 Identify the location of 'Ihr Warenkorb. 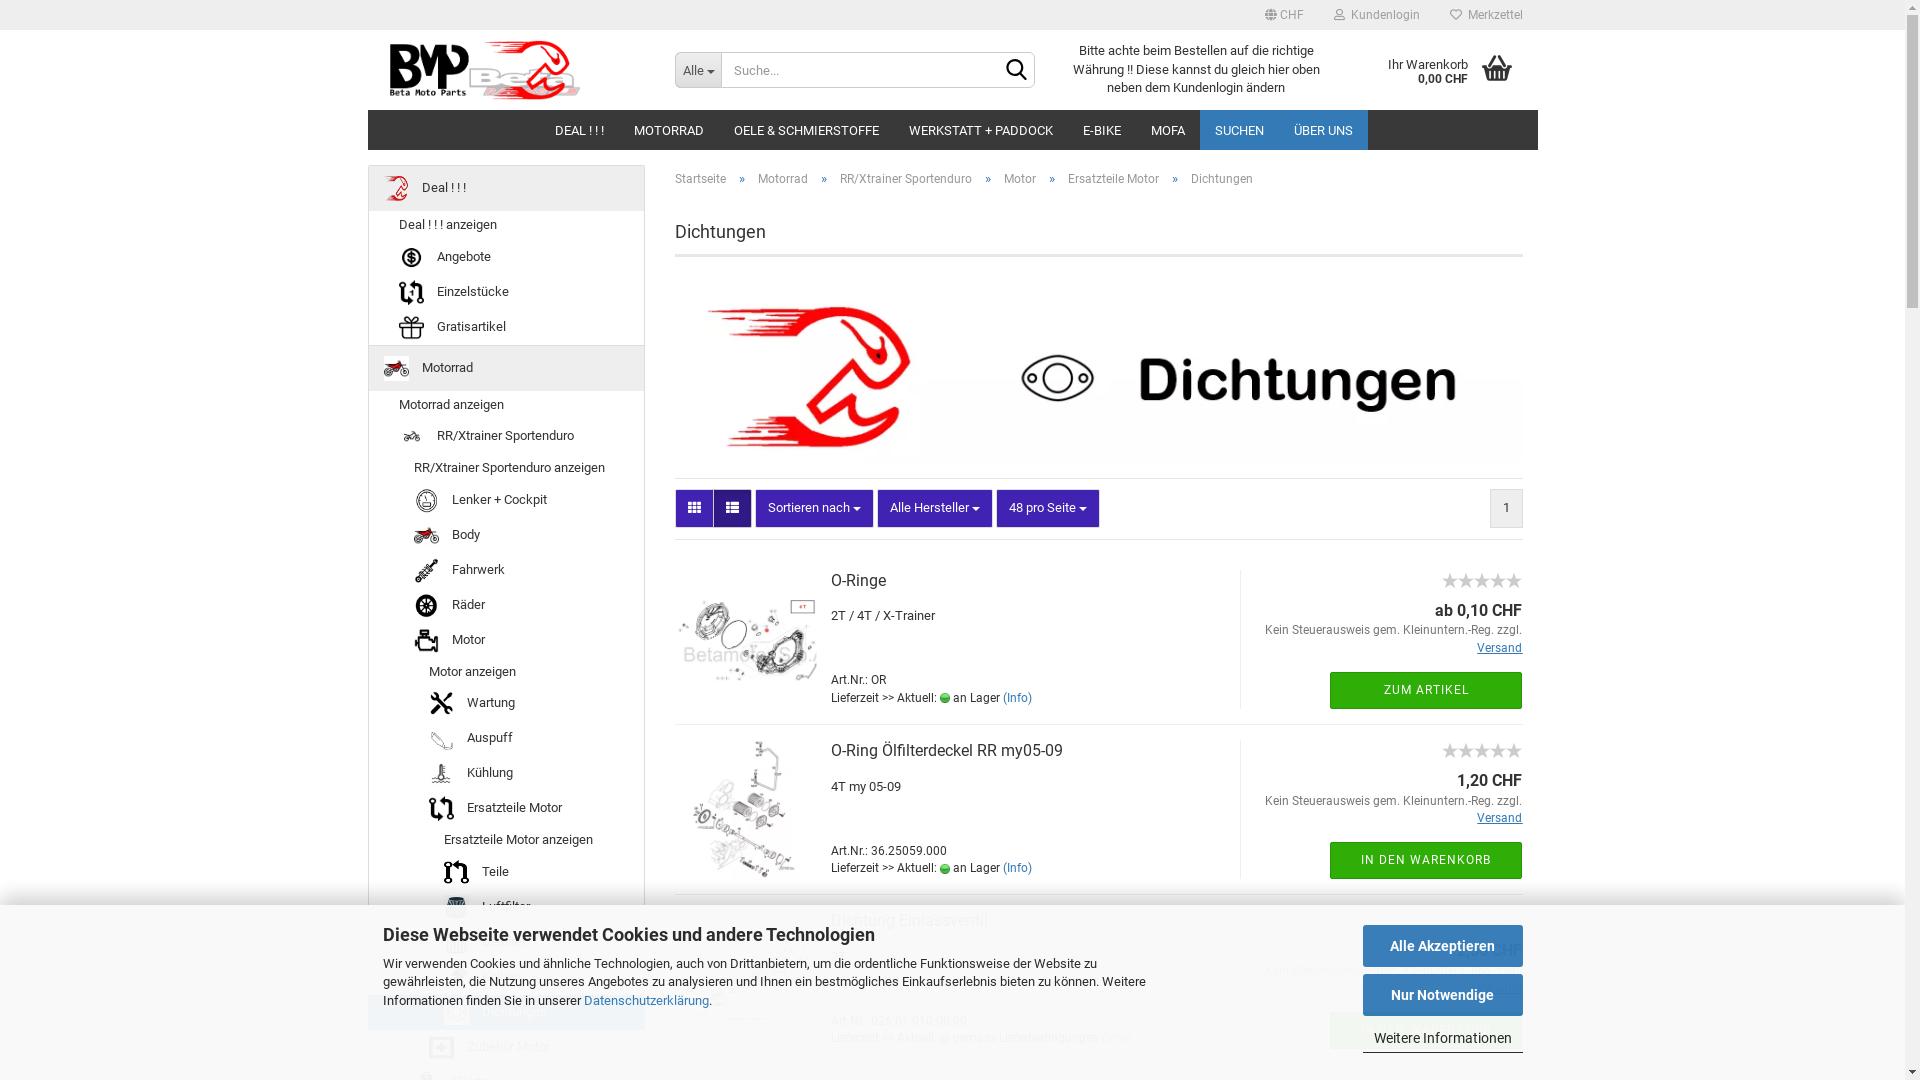
(1342, 68).